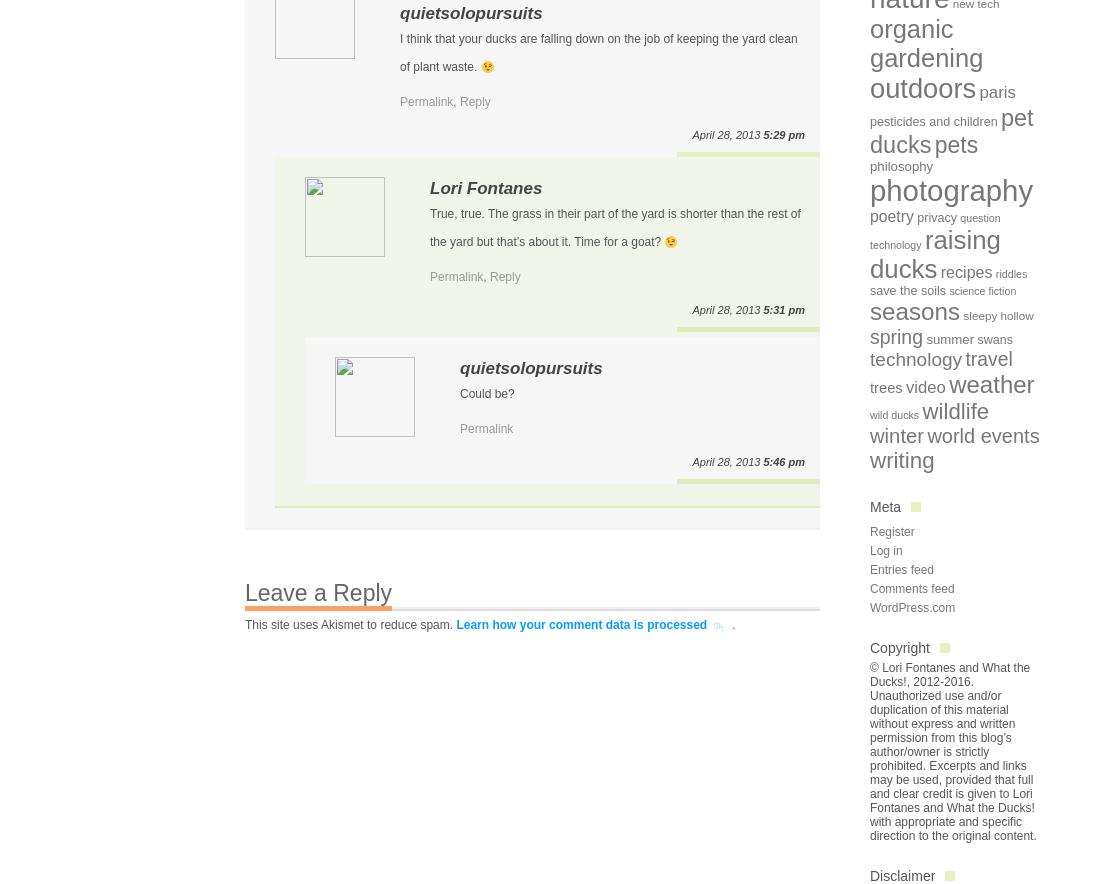 The height and width of the screenshot is (884, 1100). What do you see at coordinates (890, 531) in the screenshot?
I see `'Register'` at bounding box center [890, 531].